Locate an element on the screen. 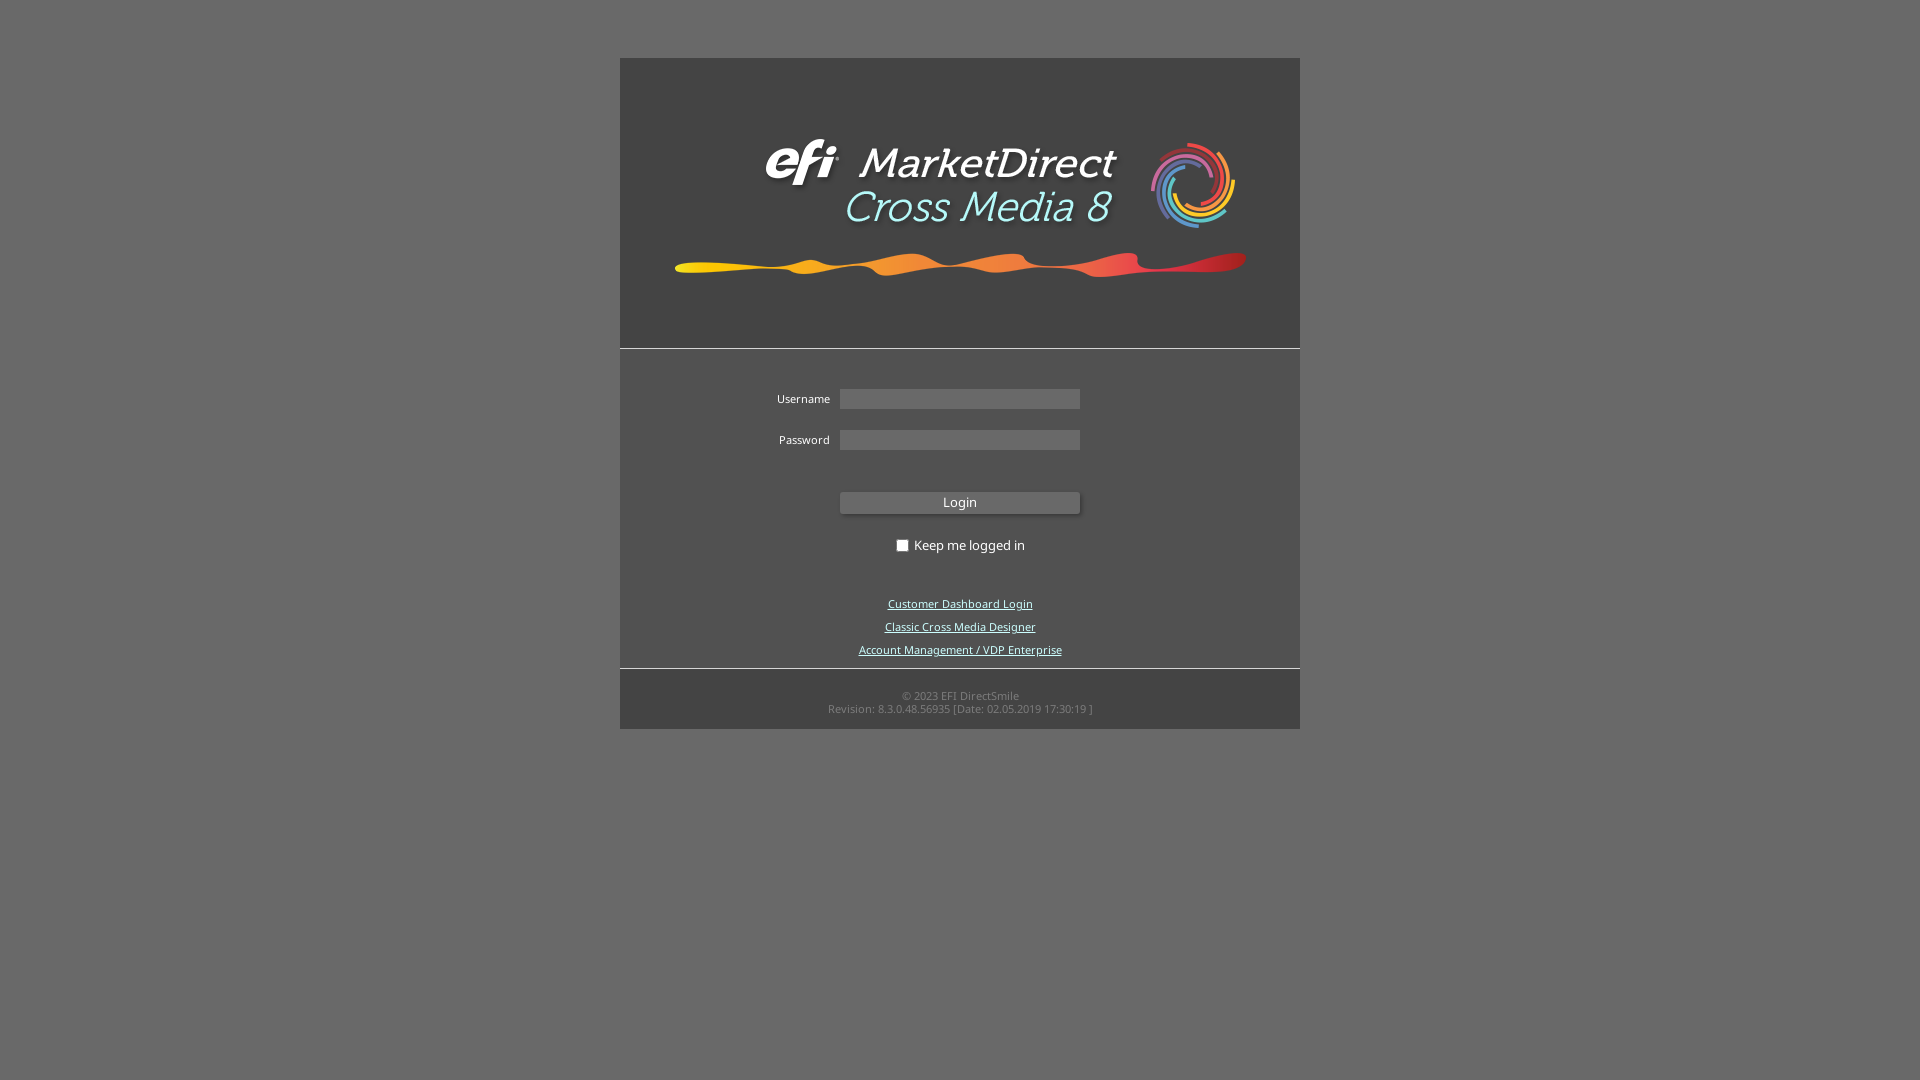 The width and height of the screenshot is (1920, 1080). 'Account Management / VDP Enterprise' is located at coordinates (958, 649).